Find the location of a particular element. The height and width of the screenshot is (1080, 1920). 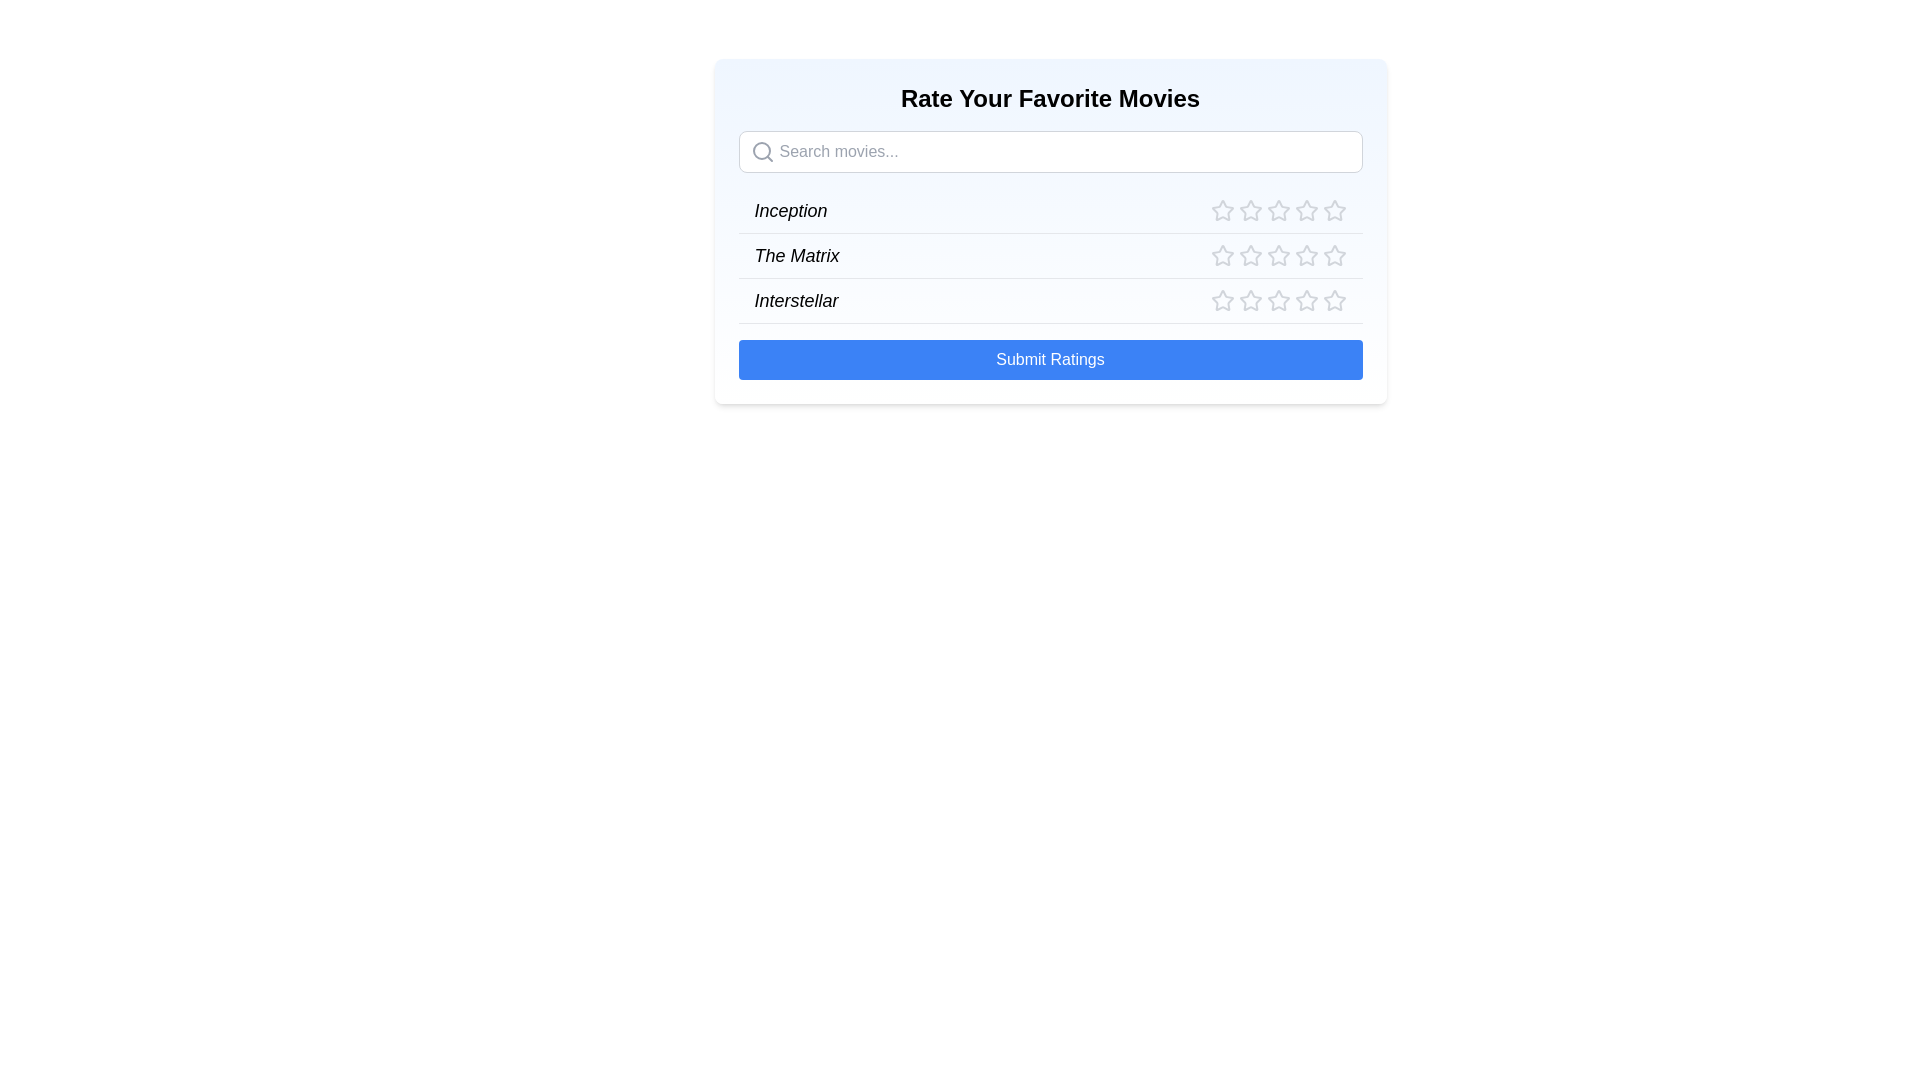

the 'Submit Ratings' button to submit all ratings is located at coordinates (1049, 358).